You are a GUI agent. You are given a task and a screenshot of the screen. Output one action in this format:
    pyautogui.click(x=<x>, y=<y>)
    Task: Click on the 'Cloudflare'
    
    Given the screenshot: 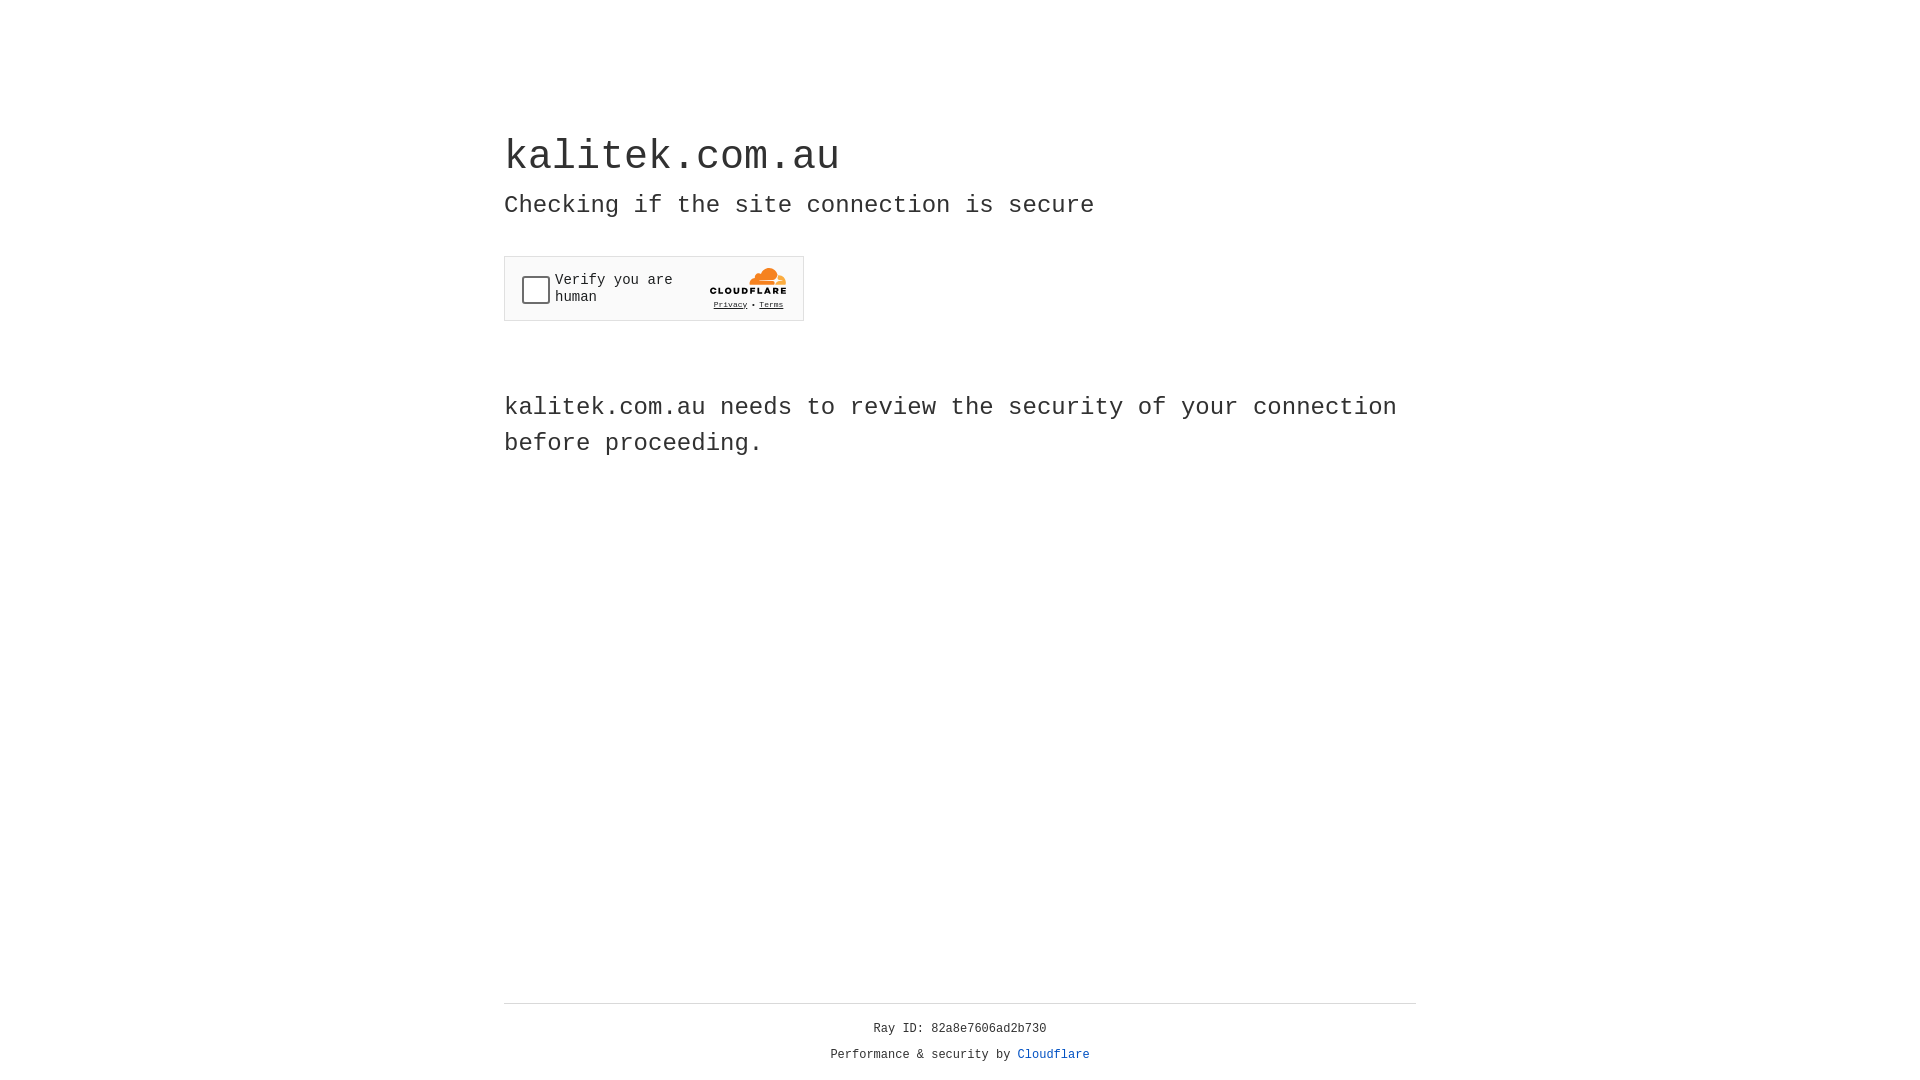 What is the action you would take?
    pyautogui.click(x=1053, y=1054)
    